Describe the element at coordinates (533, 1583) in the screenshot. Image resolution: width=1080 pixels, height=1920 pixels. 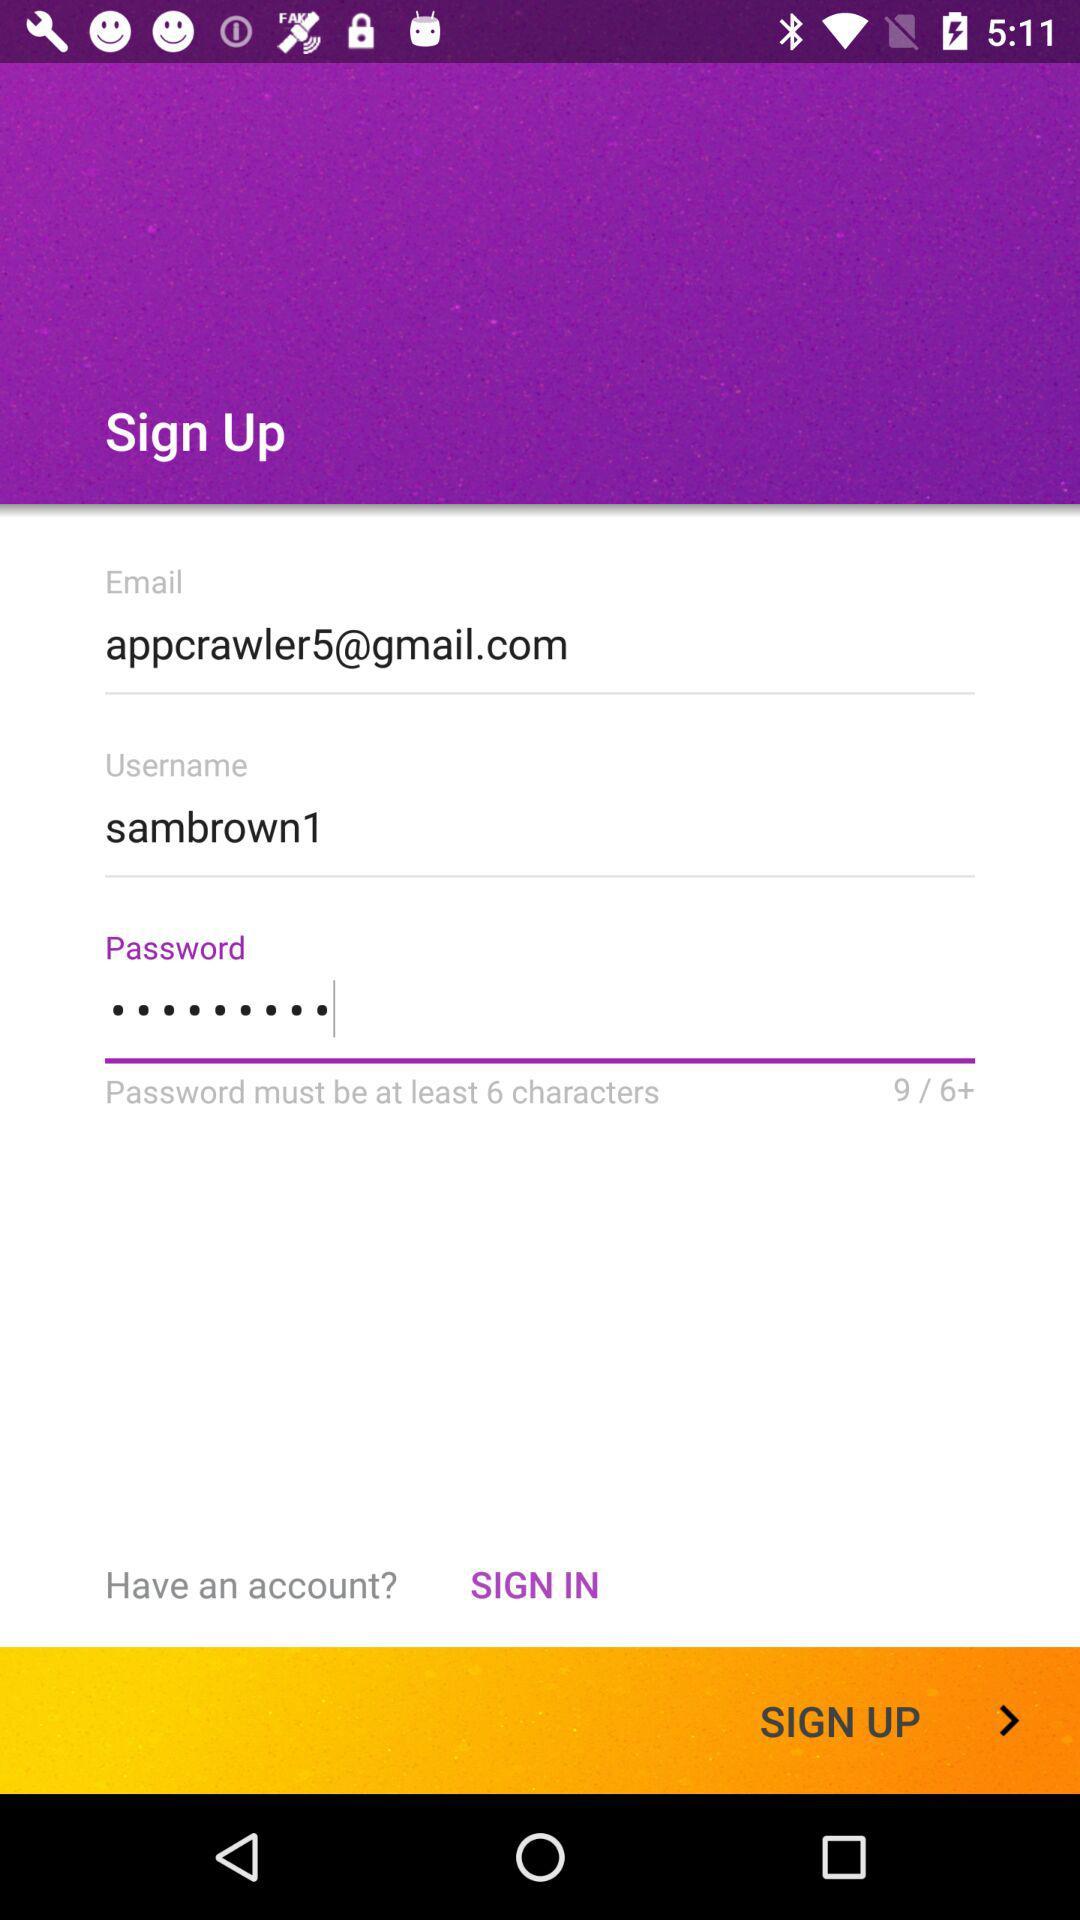
I see `item next to the sign up icon` at that location.